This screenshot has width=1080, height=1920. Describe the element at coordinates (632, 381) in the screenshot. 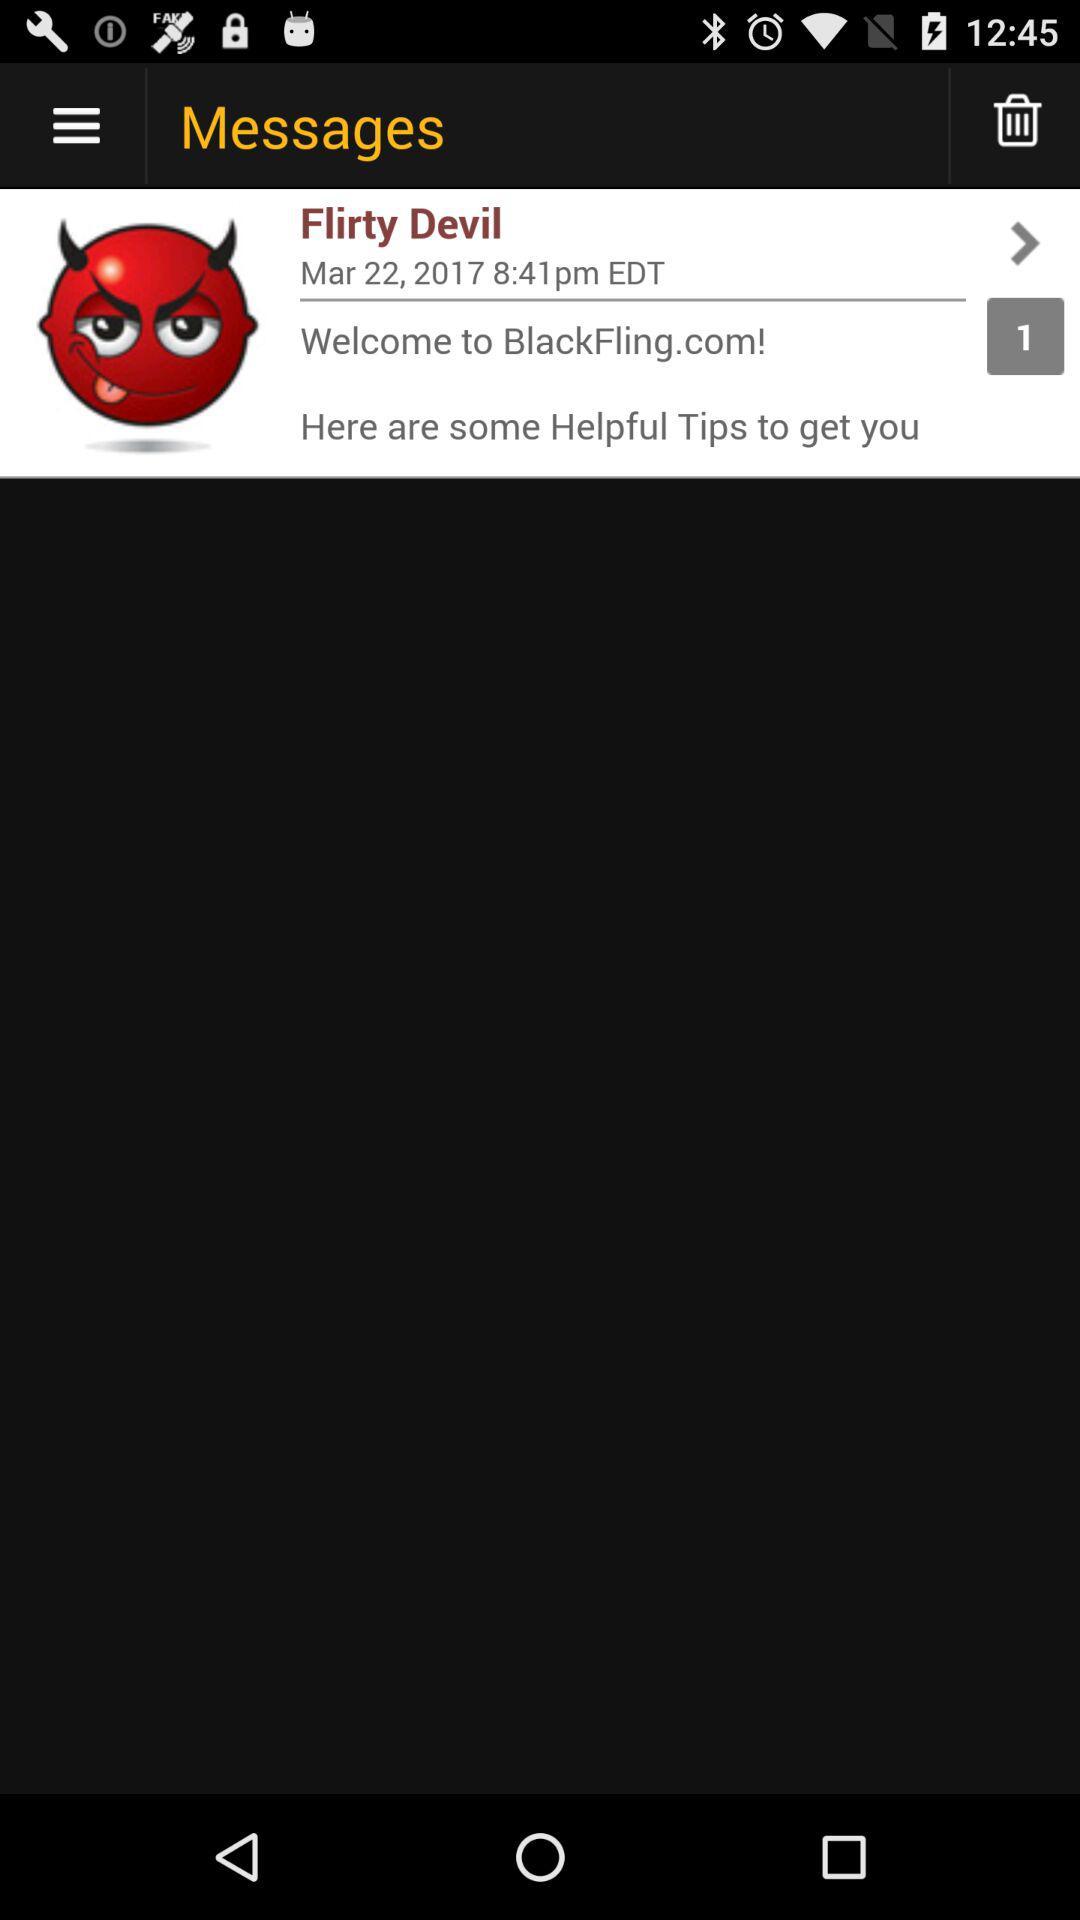

I see `the welcome to blackfling item` at that location.